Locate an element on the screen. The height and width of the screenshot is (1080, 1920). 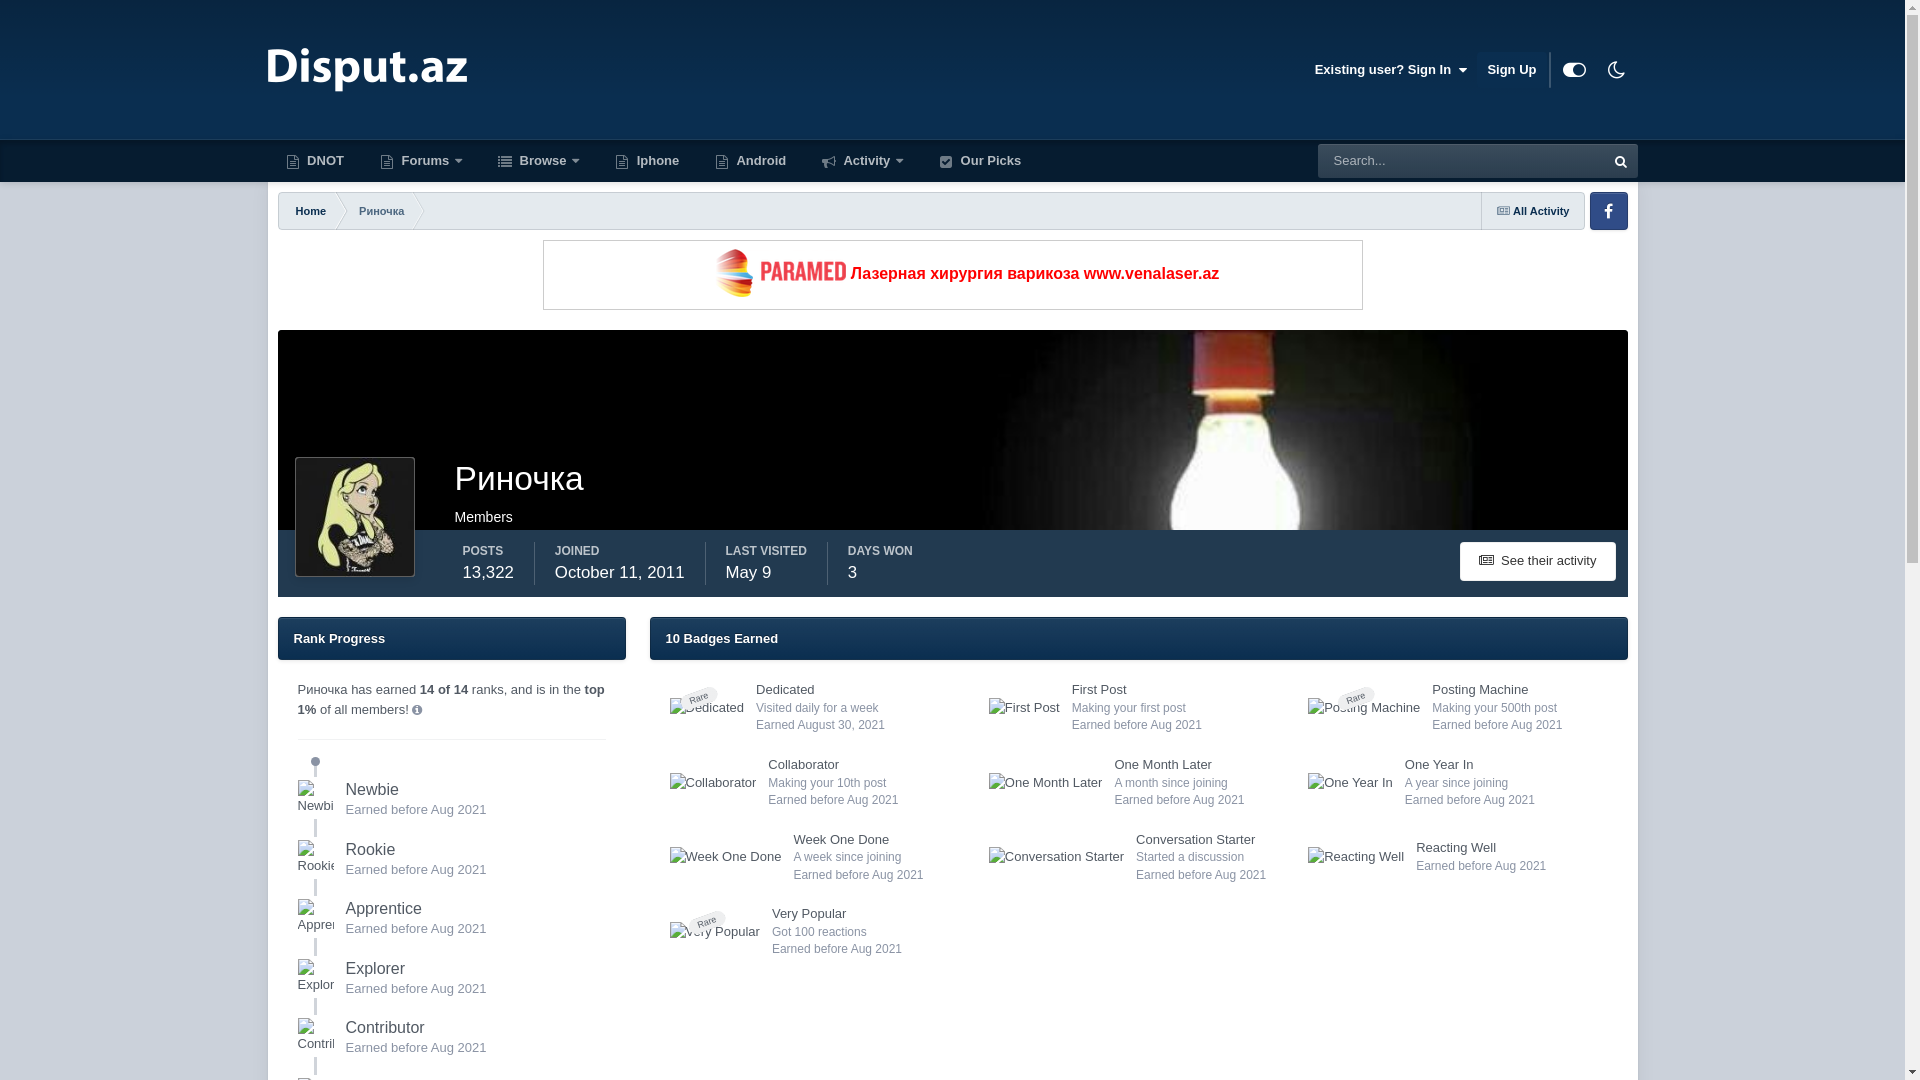
'Rank: Rookie (2/14)' is located at coordinates (315, 856).